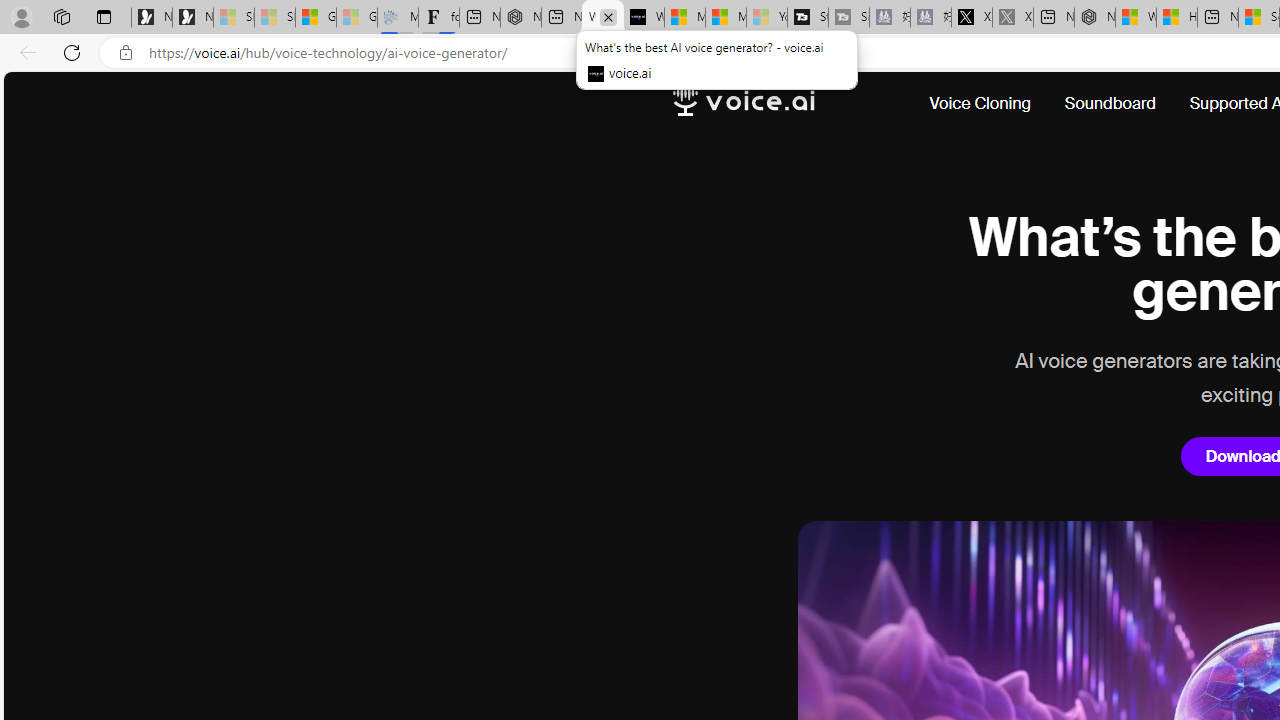  I want to click on 'Voice Cloning', so click(988, 104).